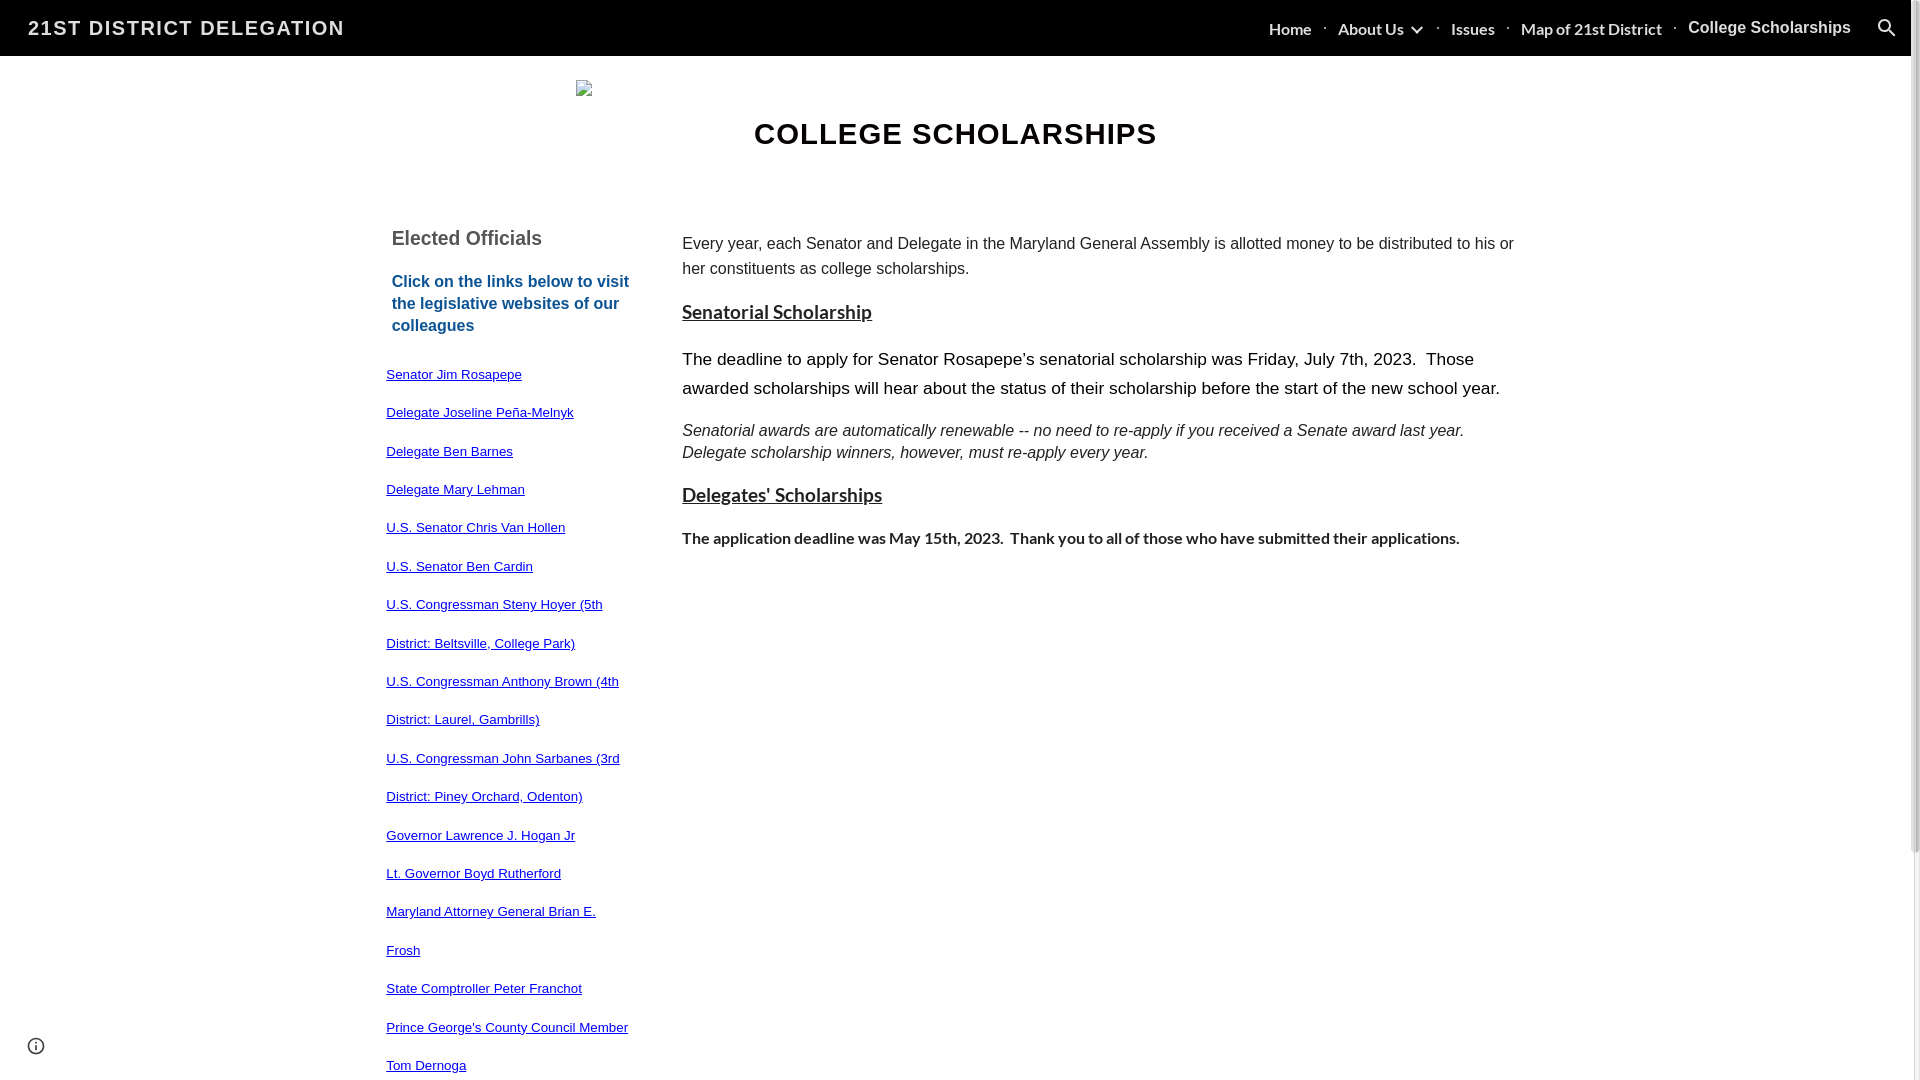 Image resolution: width=1920 pixels, height=1080 pixels. I want to click on 'Maryland Attorney General Brian E. Frosh', so click(490, 929).